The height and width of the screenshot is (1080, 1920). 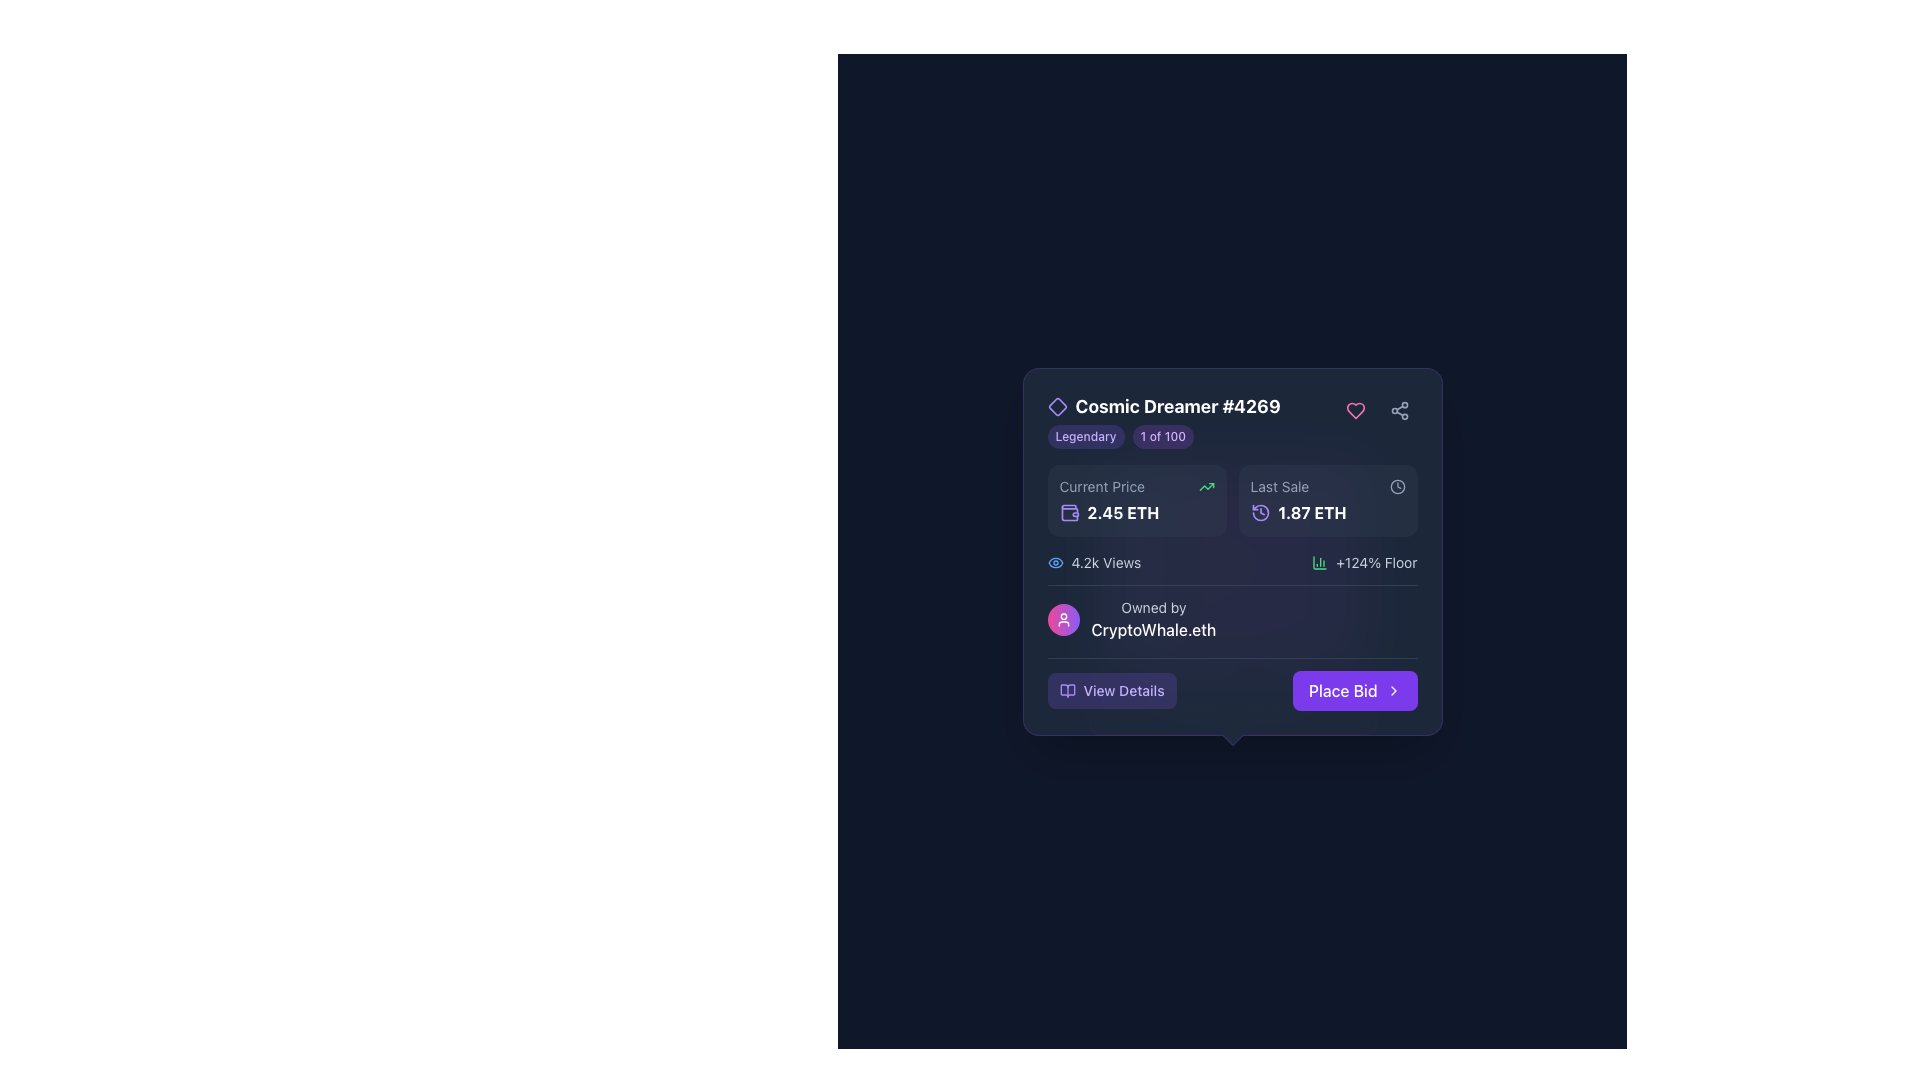 I want to click on the white stylized person icon located within a circular badge with a gradient background transitioning from pink to violet, positioned in the lower section of the card-like component, so click(x=1062, y=619).